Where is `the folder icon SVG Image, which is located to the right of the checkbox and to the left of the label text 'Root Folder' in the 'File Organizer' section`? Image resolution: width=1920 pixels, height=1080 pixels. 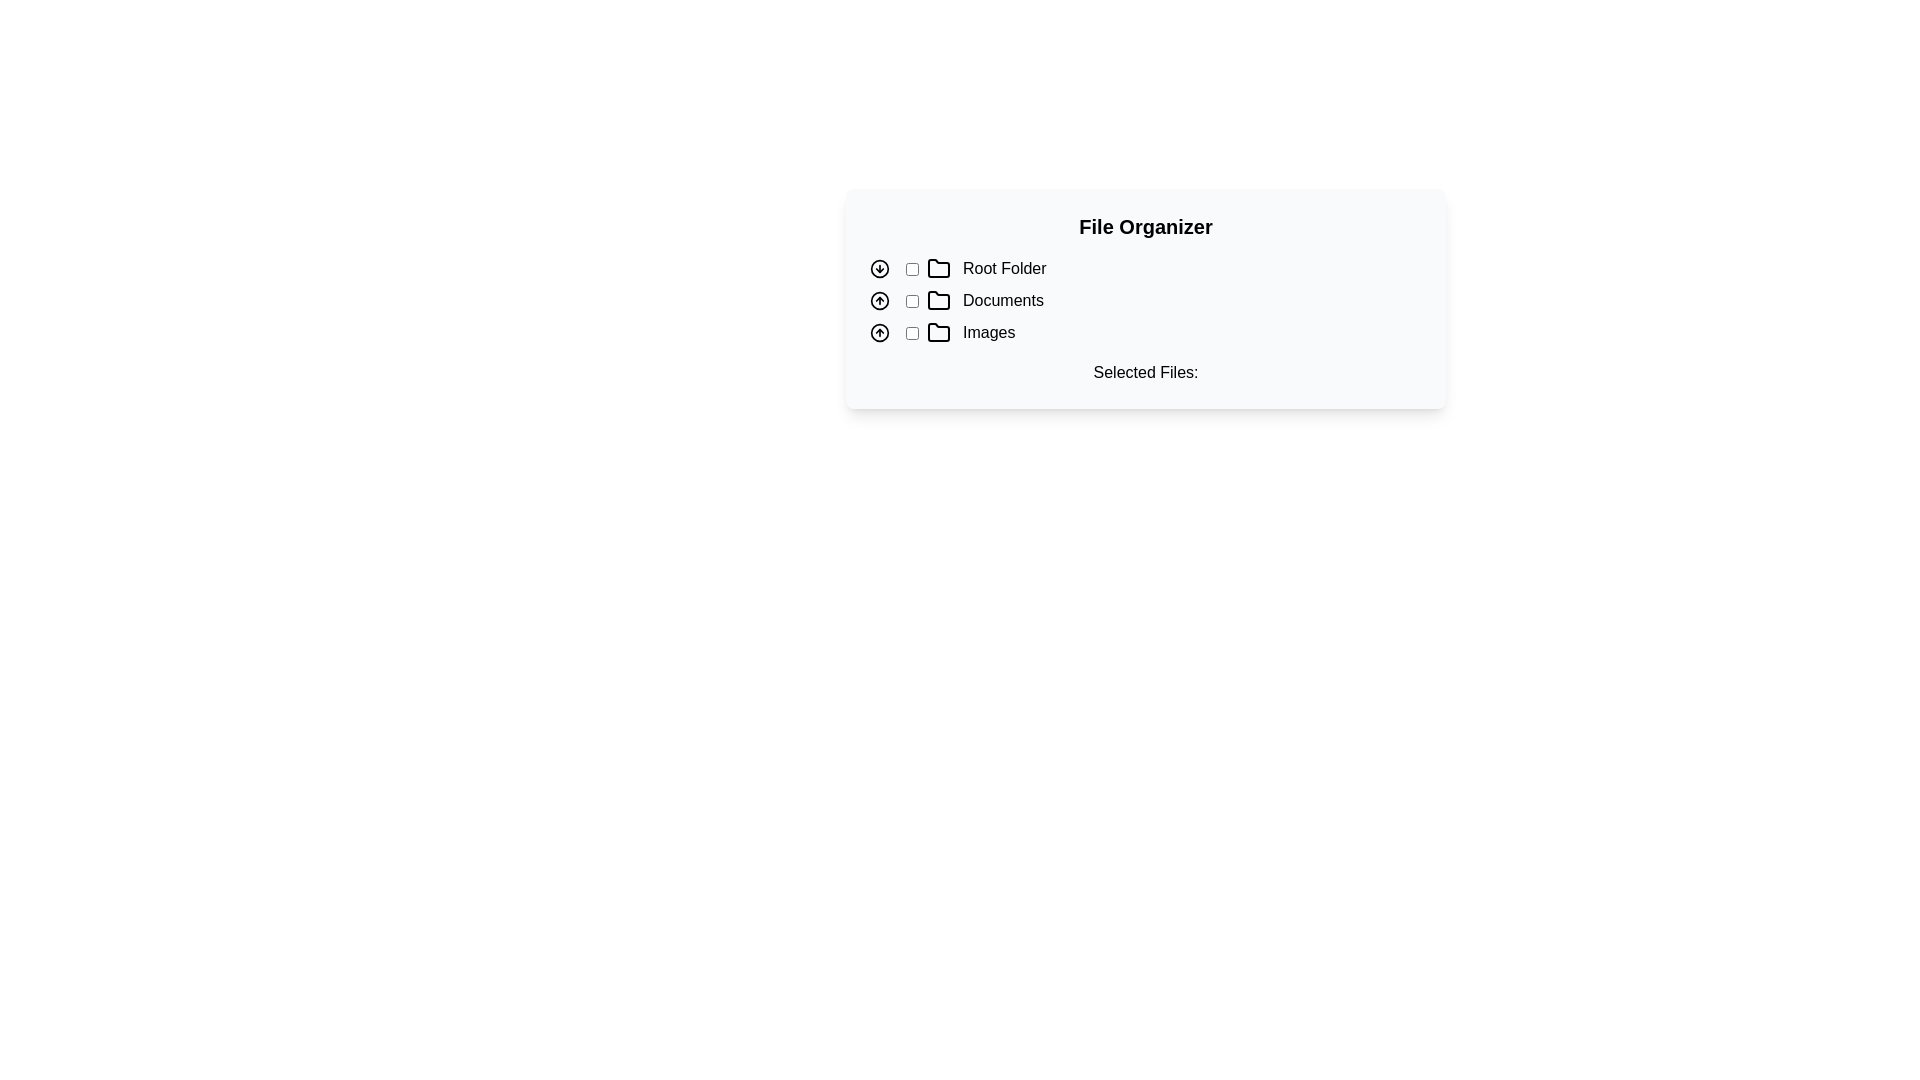 the folder icon SVG Image, which is located to the right of the checkbox and to the left of the label text 'Root Folder' in the 'File Organizer' section is located at coordinates (938, 268).